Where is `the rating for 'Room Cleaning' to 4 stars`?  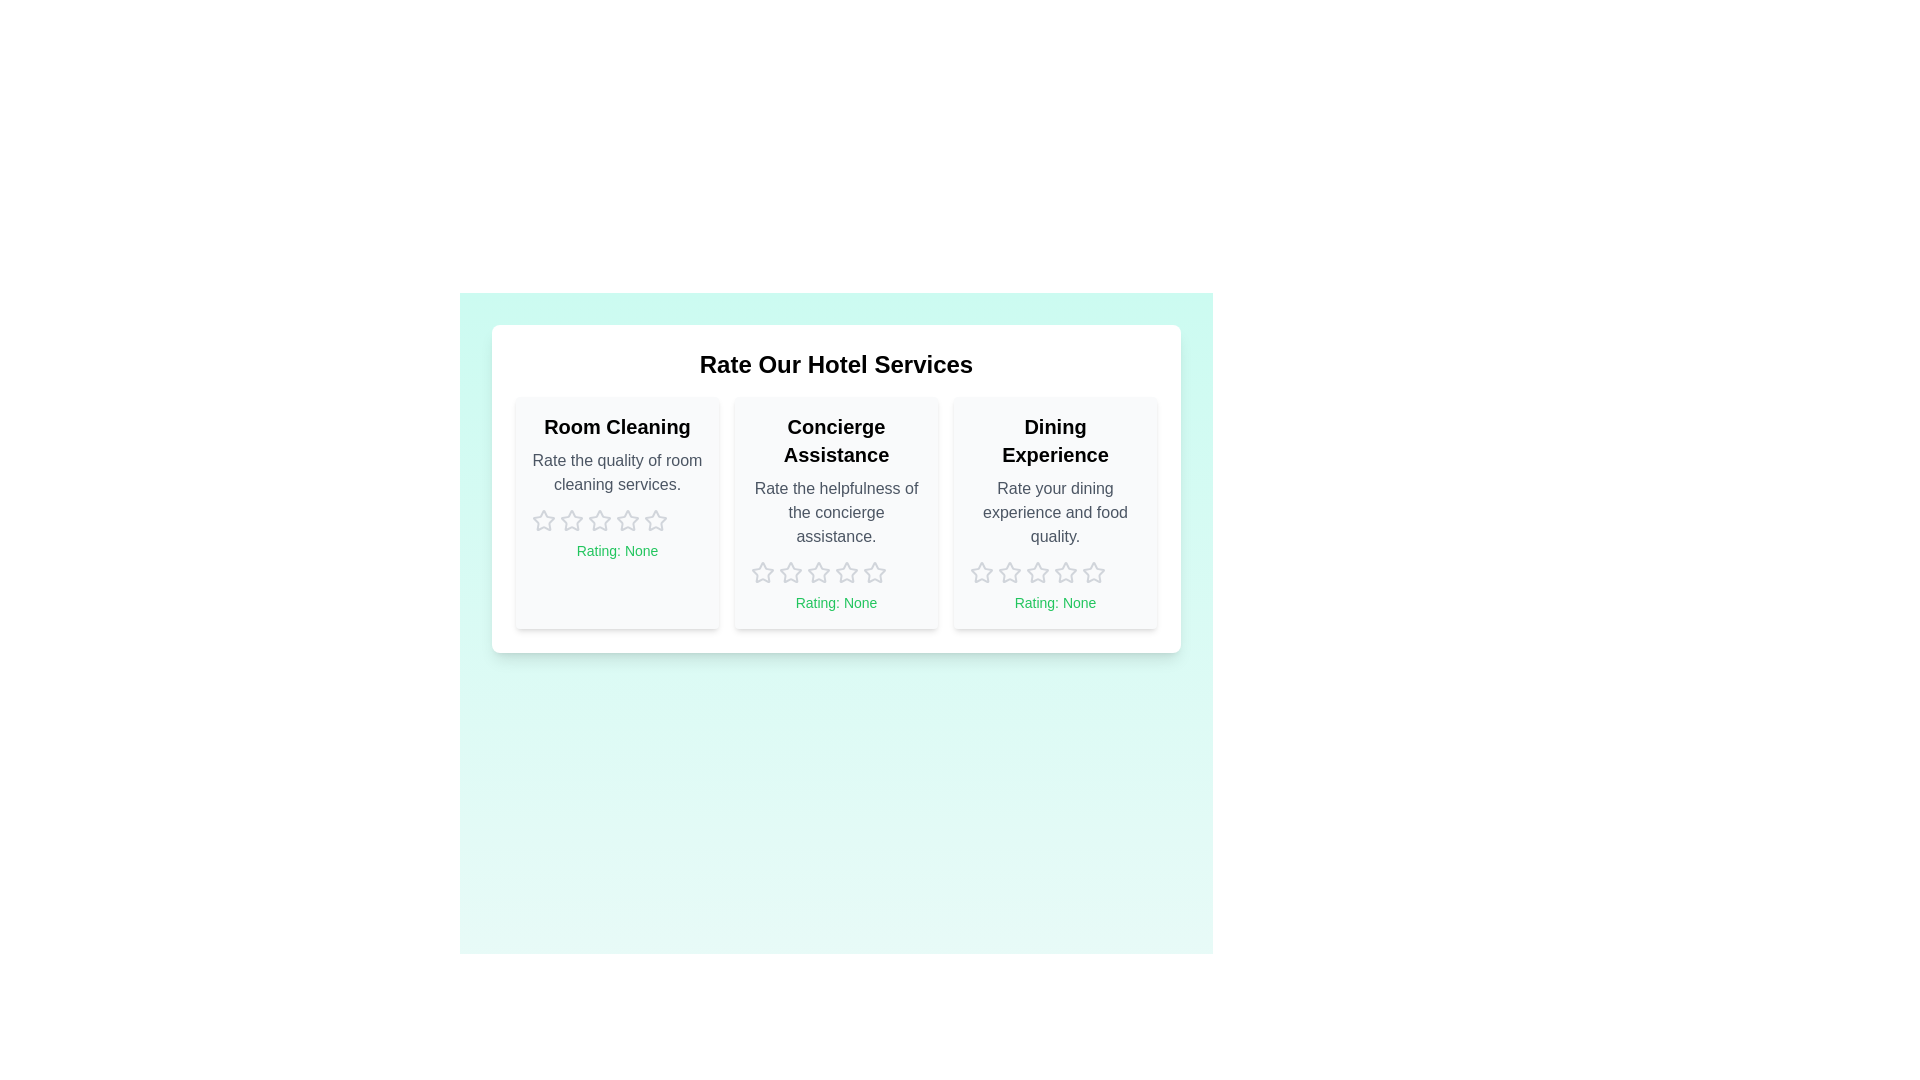
the rating for 'Room Cleaning' to 4 stars is located at coordinates (627, 519).